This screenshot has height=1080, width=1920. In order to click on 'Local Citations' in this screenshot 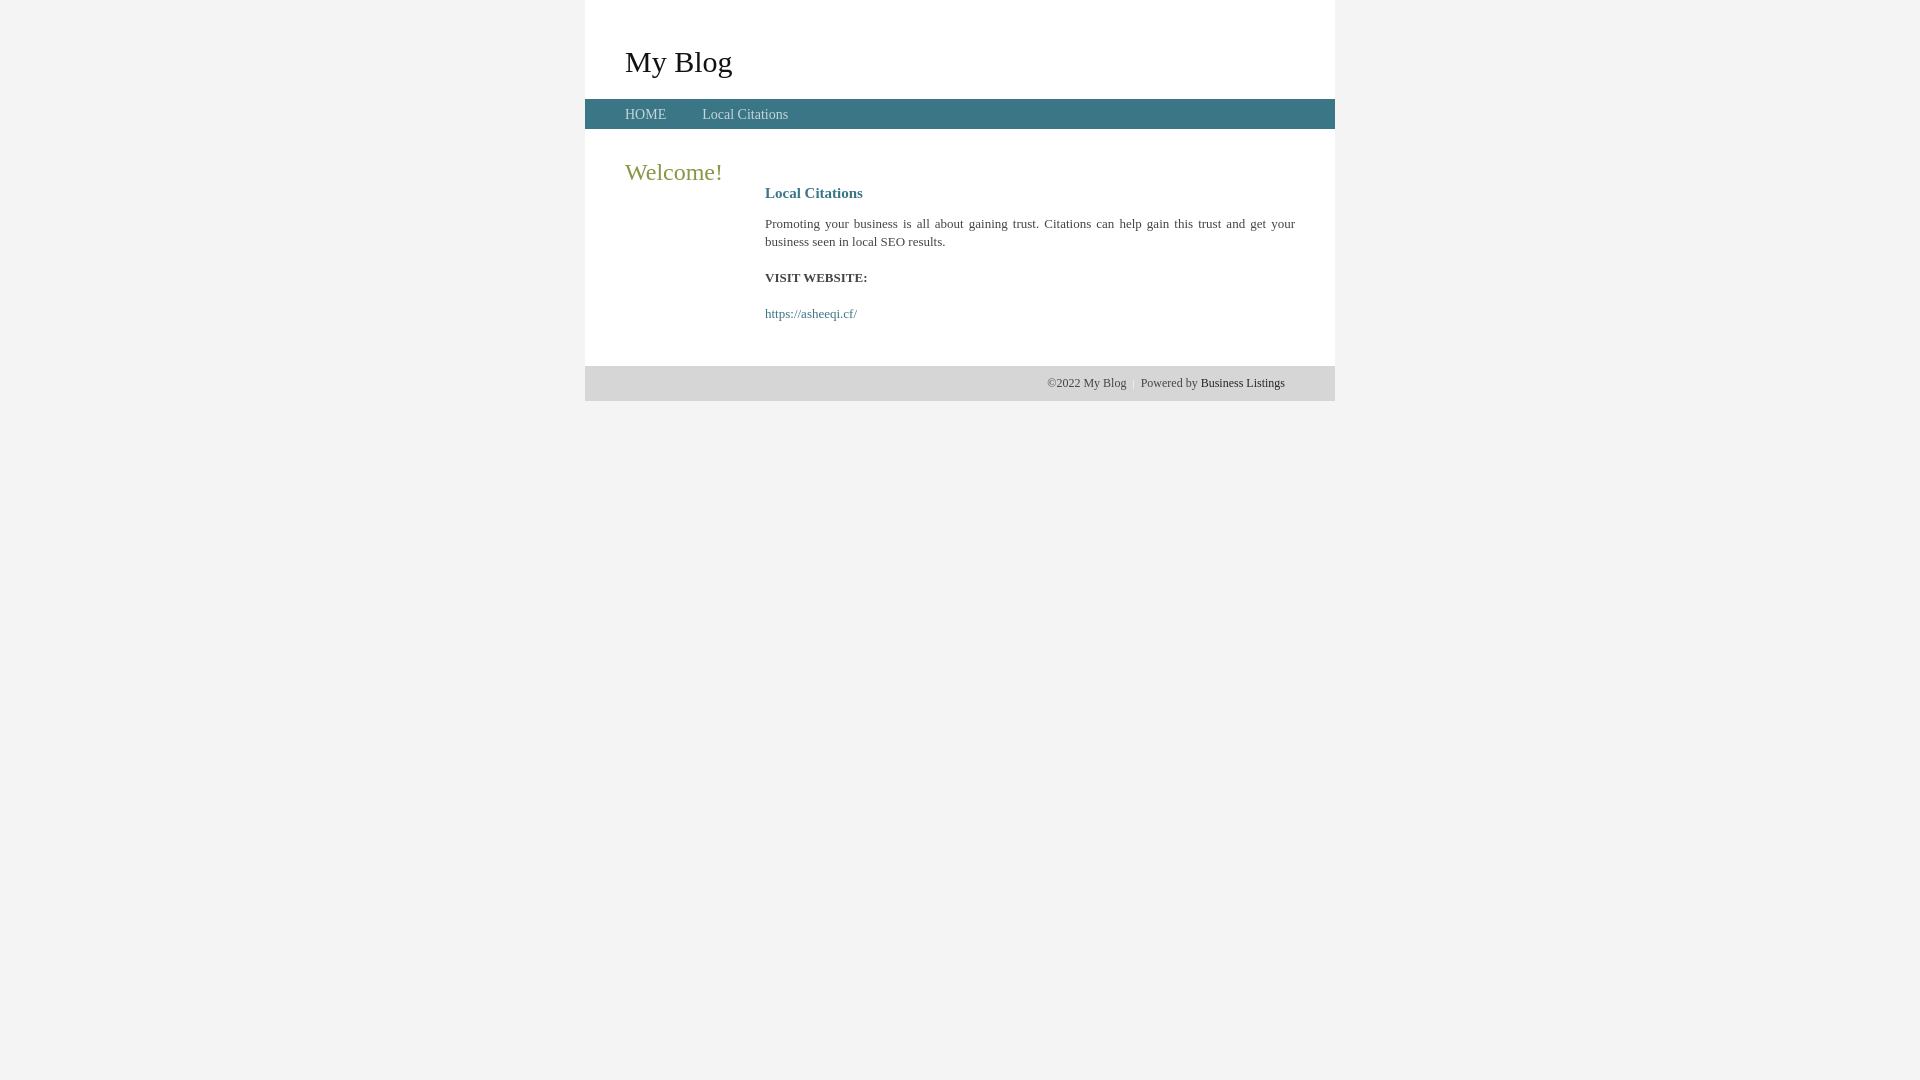, I will do `click(743, 114)`.